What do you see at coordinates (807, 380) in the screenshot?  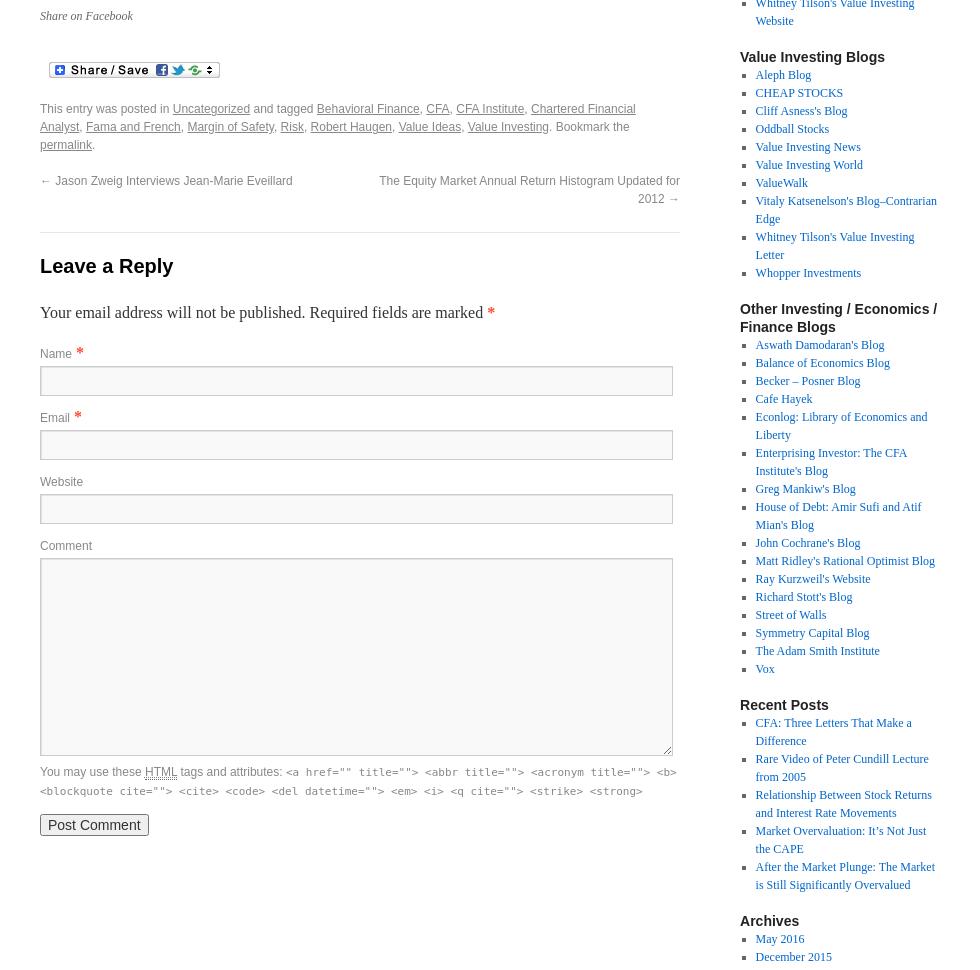 I see `'Becker – Posner Blog'` at bounding box center [807, 380].